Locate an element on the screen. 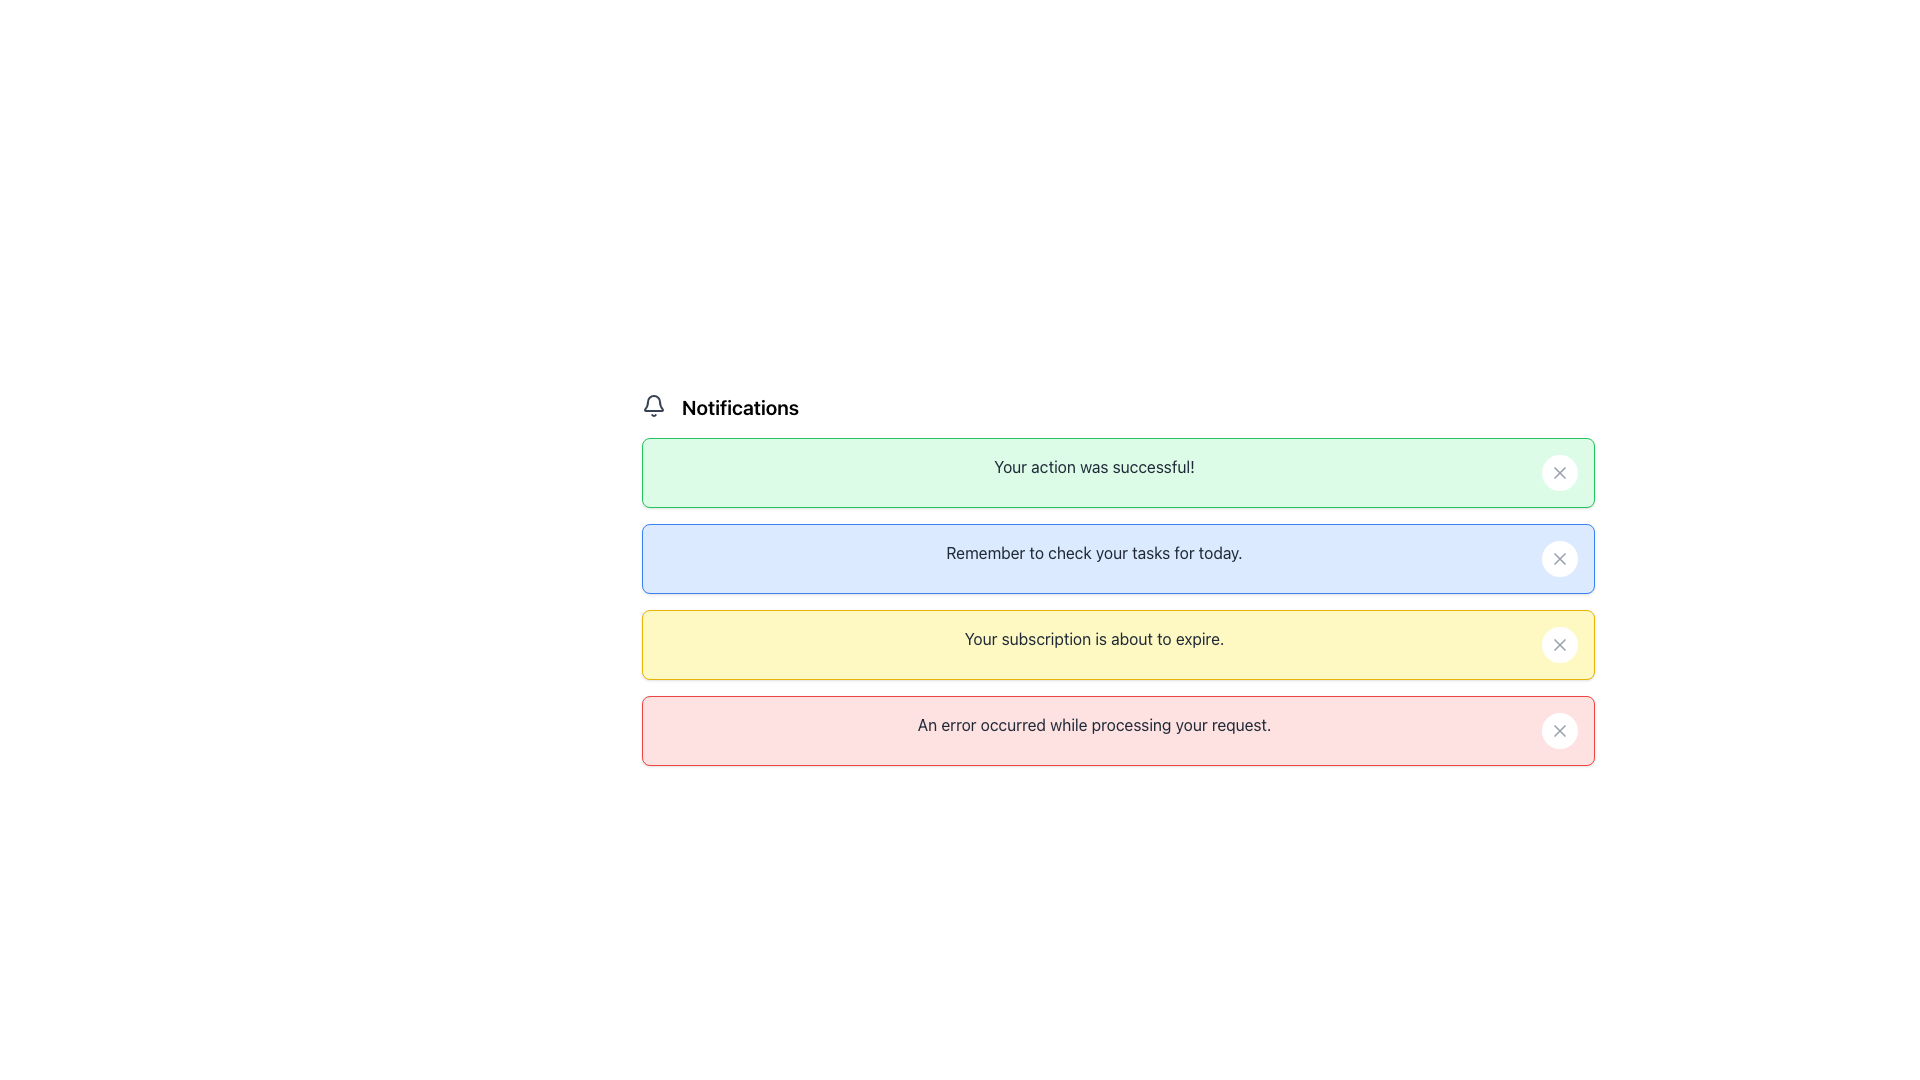 Image resolution: width=1920 pixels, height=1080 pixels. message displayed in the Notification Card with a yellow background that states 'Your subscription is about to expire.' This is the third notification in the list under 'Notifications.' is located at coordinates (1117, 600).